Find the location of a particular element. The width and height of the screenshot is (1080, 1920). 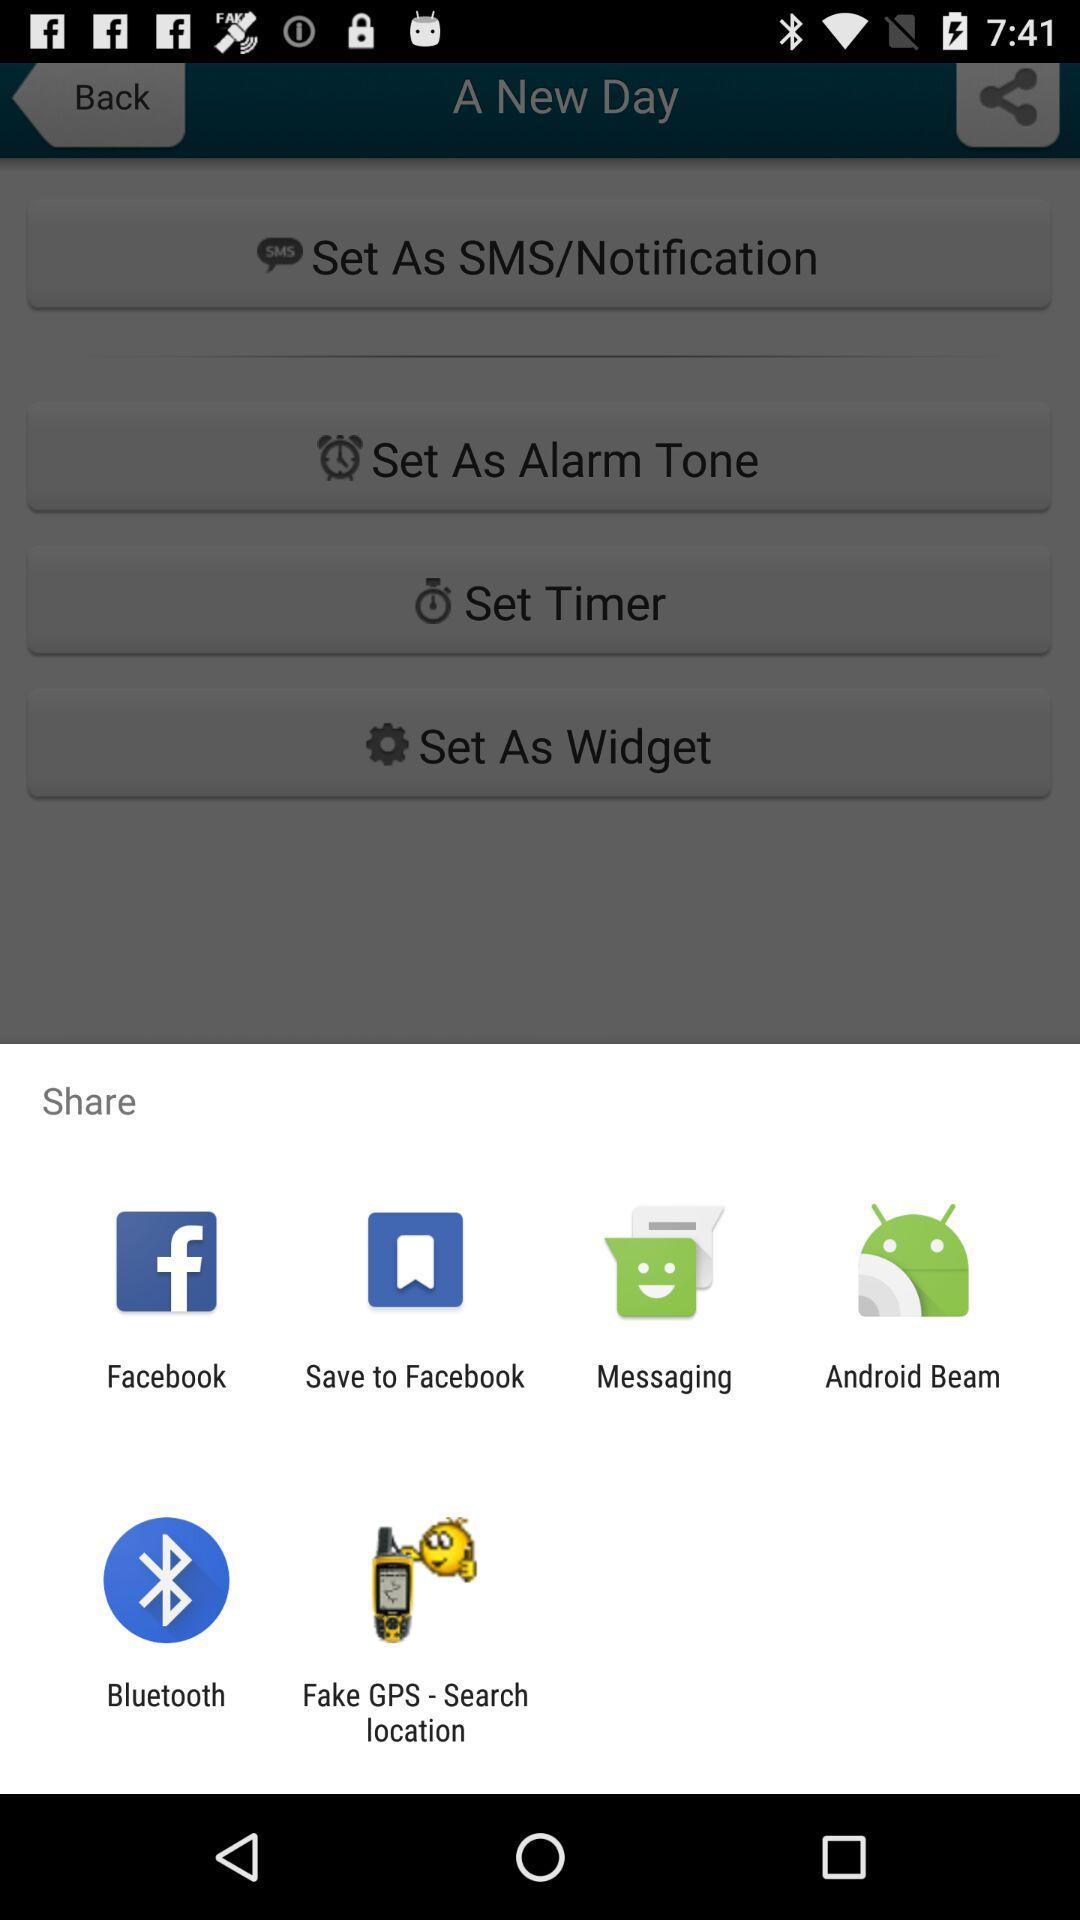

the item next to messaging is located at coordinates (913, 1392).